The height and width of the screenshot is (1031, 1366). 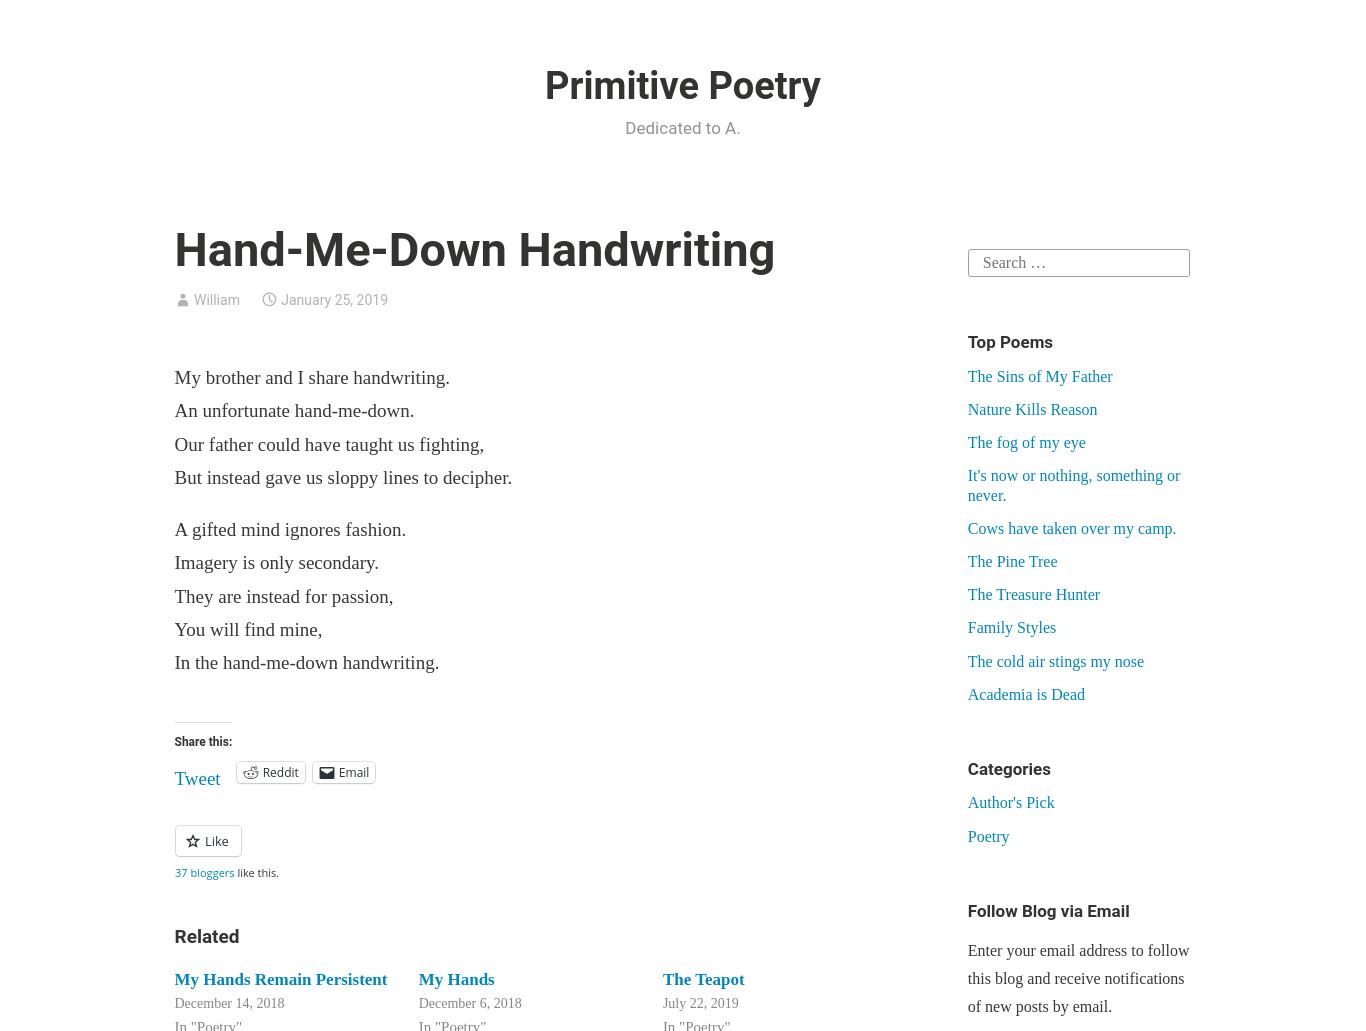 What do you see at coordinates (1011, 627) in the screenshot?
I see `'Family Styles'` at bounding box center [1011, 627].